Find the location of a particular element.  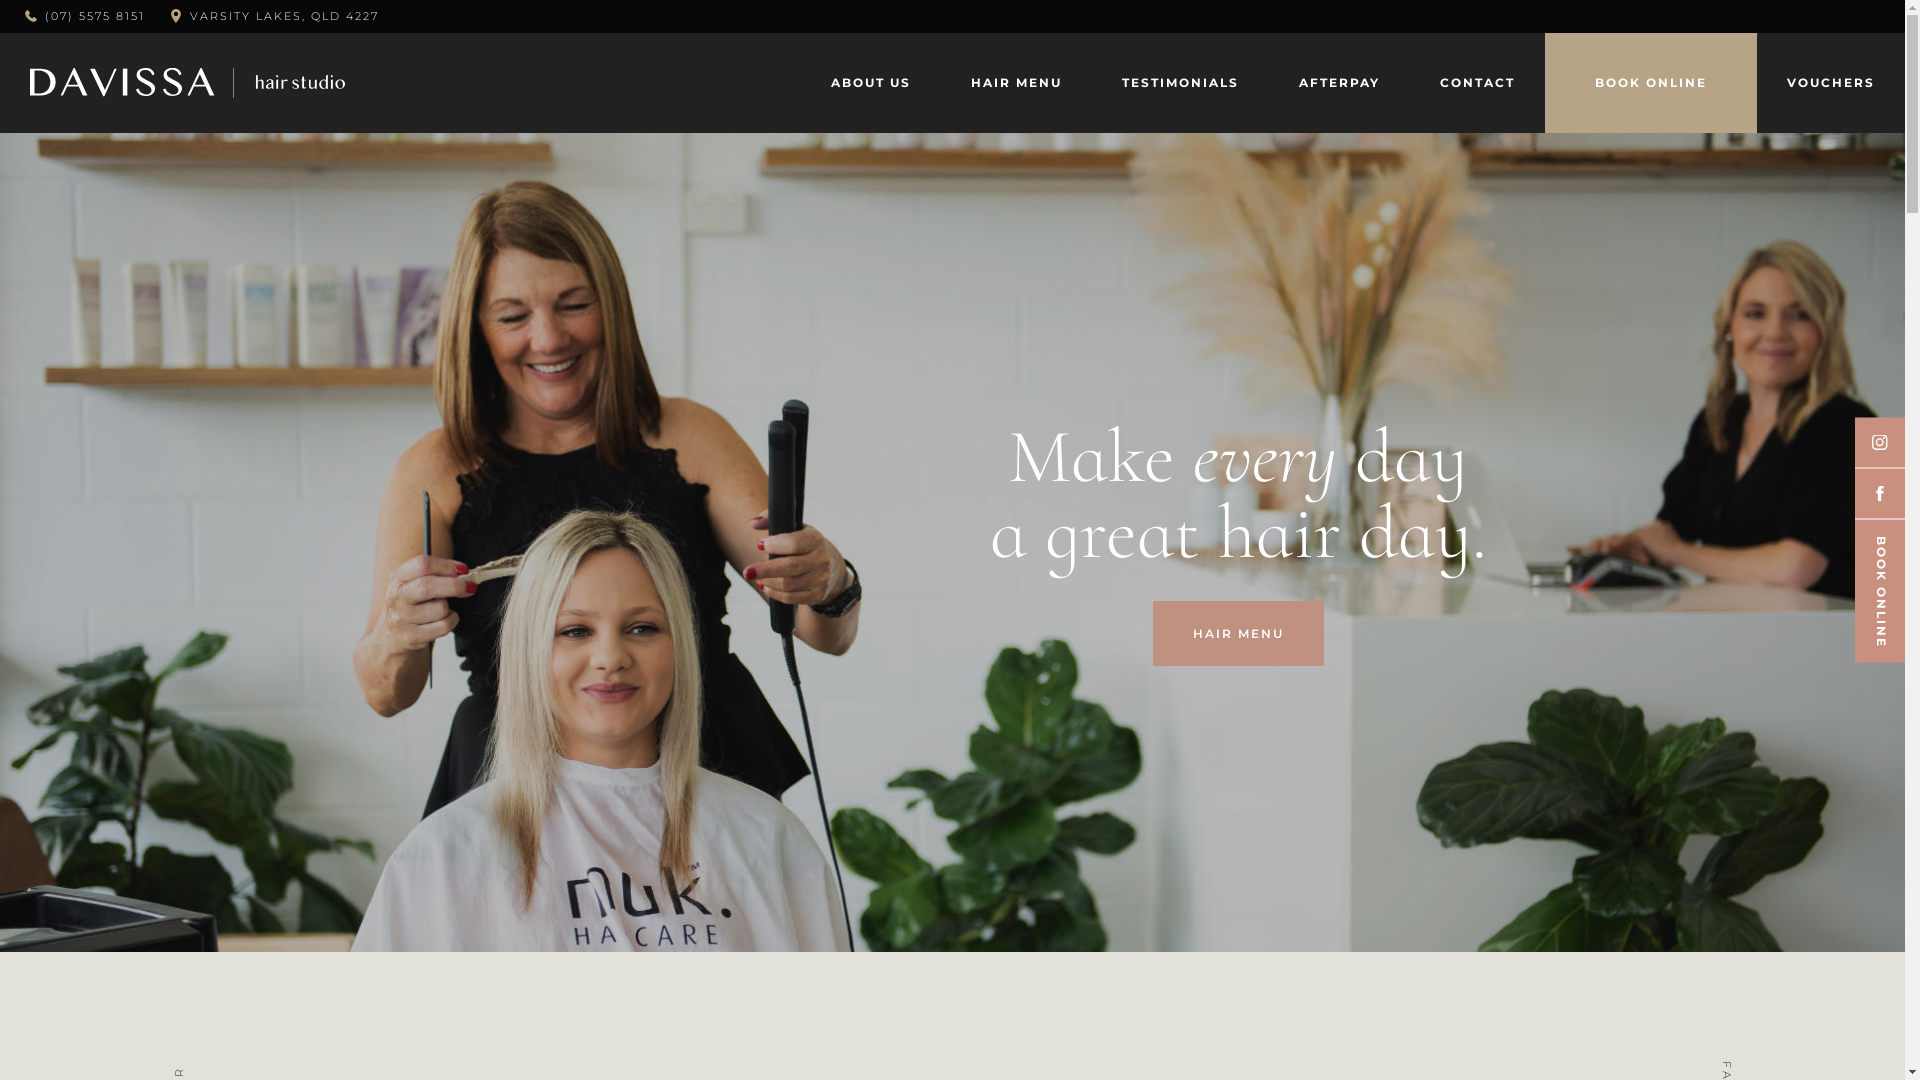

'HAIR MENU' is located at coordinates (1237, 633).